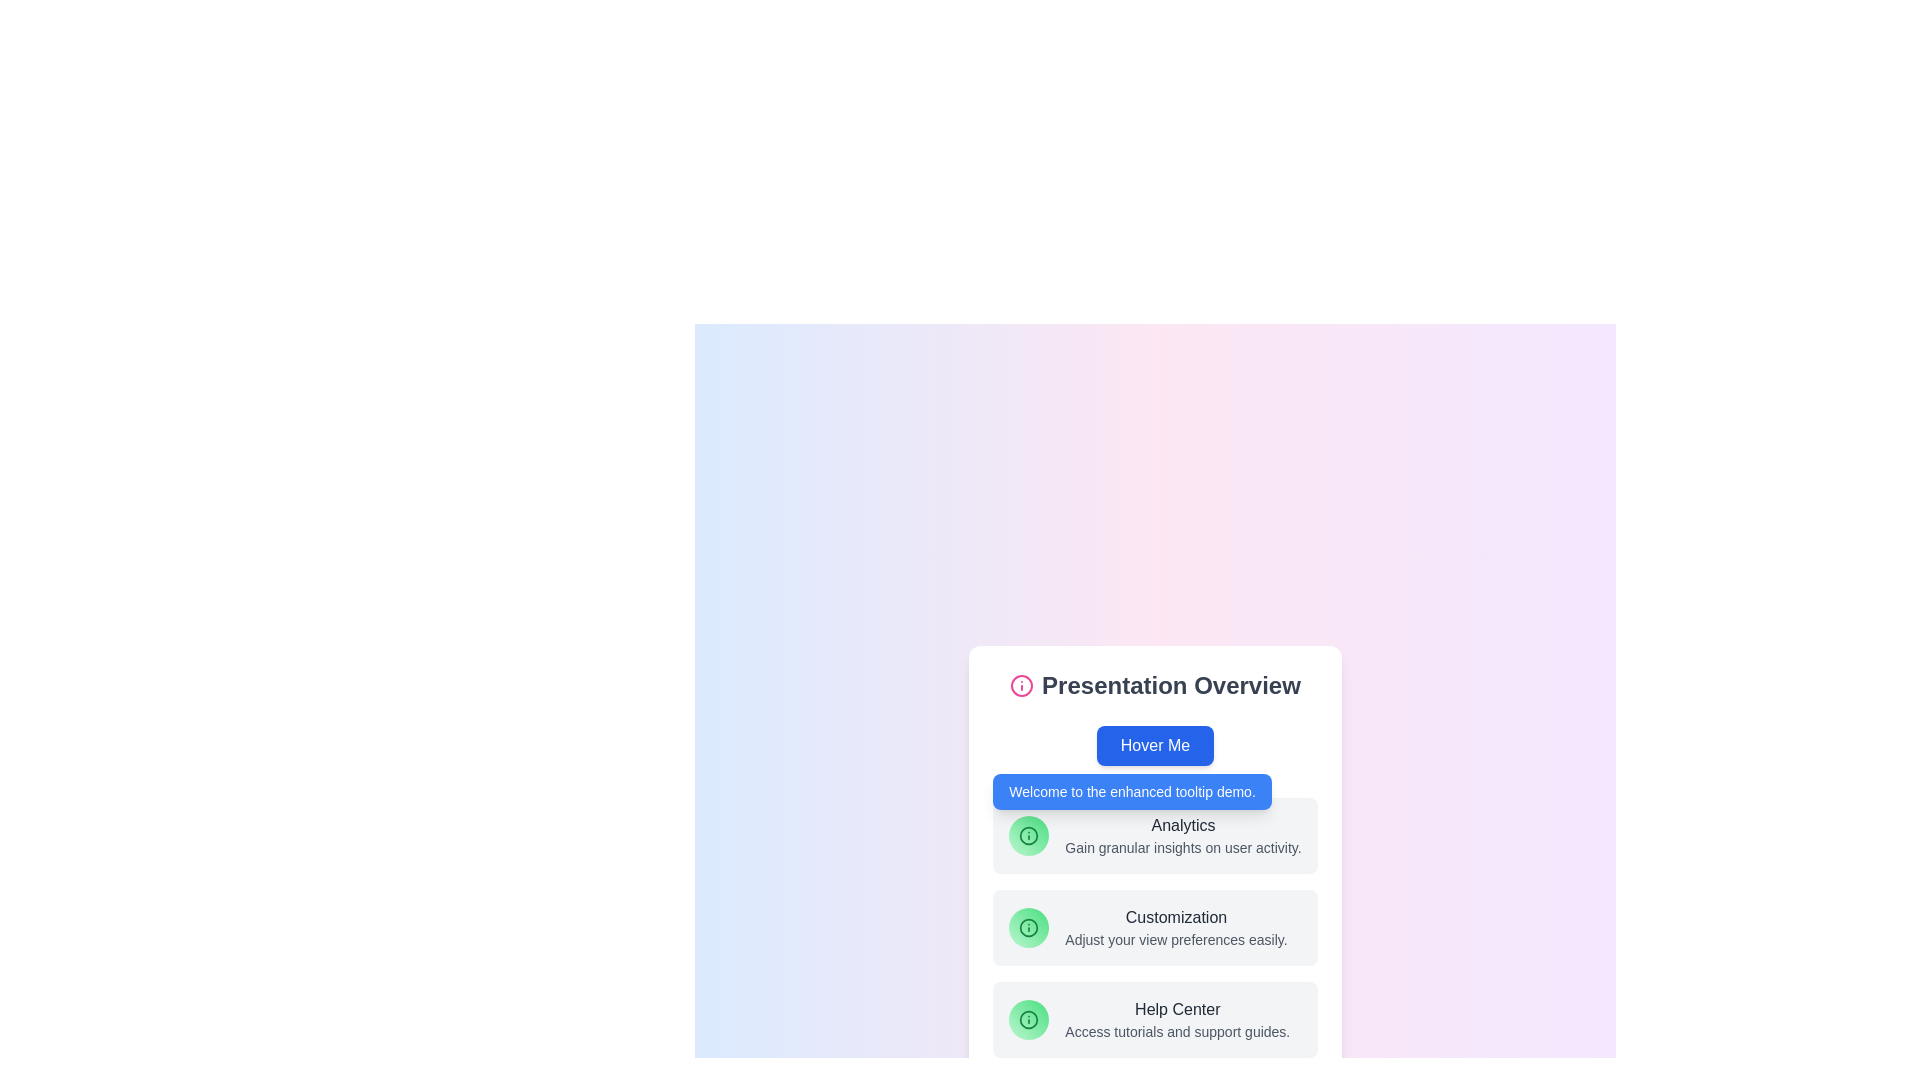  What do you see at coordinates (1183, 825) in the screenshot?
I see `the text element that reads 'Analytics', which is displayed in a medium-sized, bold dark gray font on a light background, located centrally above additional descriptive text` at bounding box center [1183, 825].